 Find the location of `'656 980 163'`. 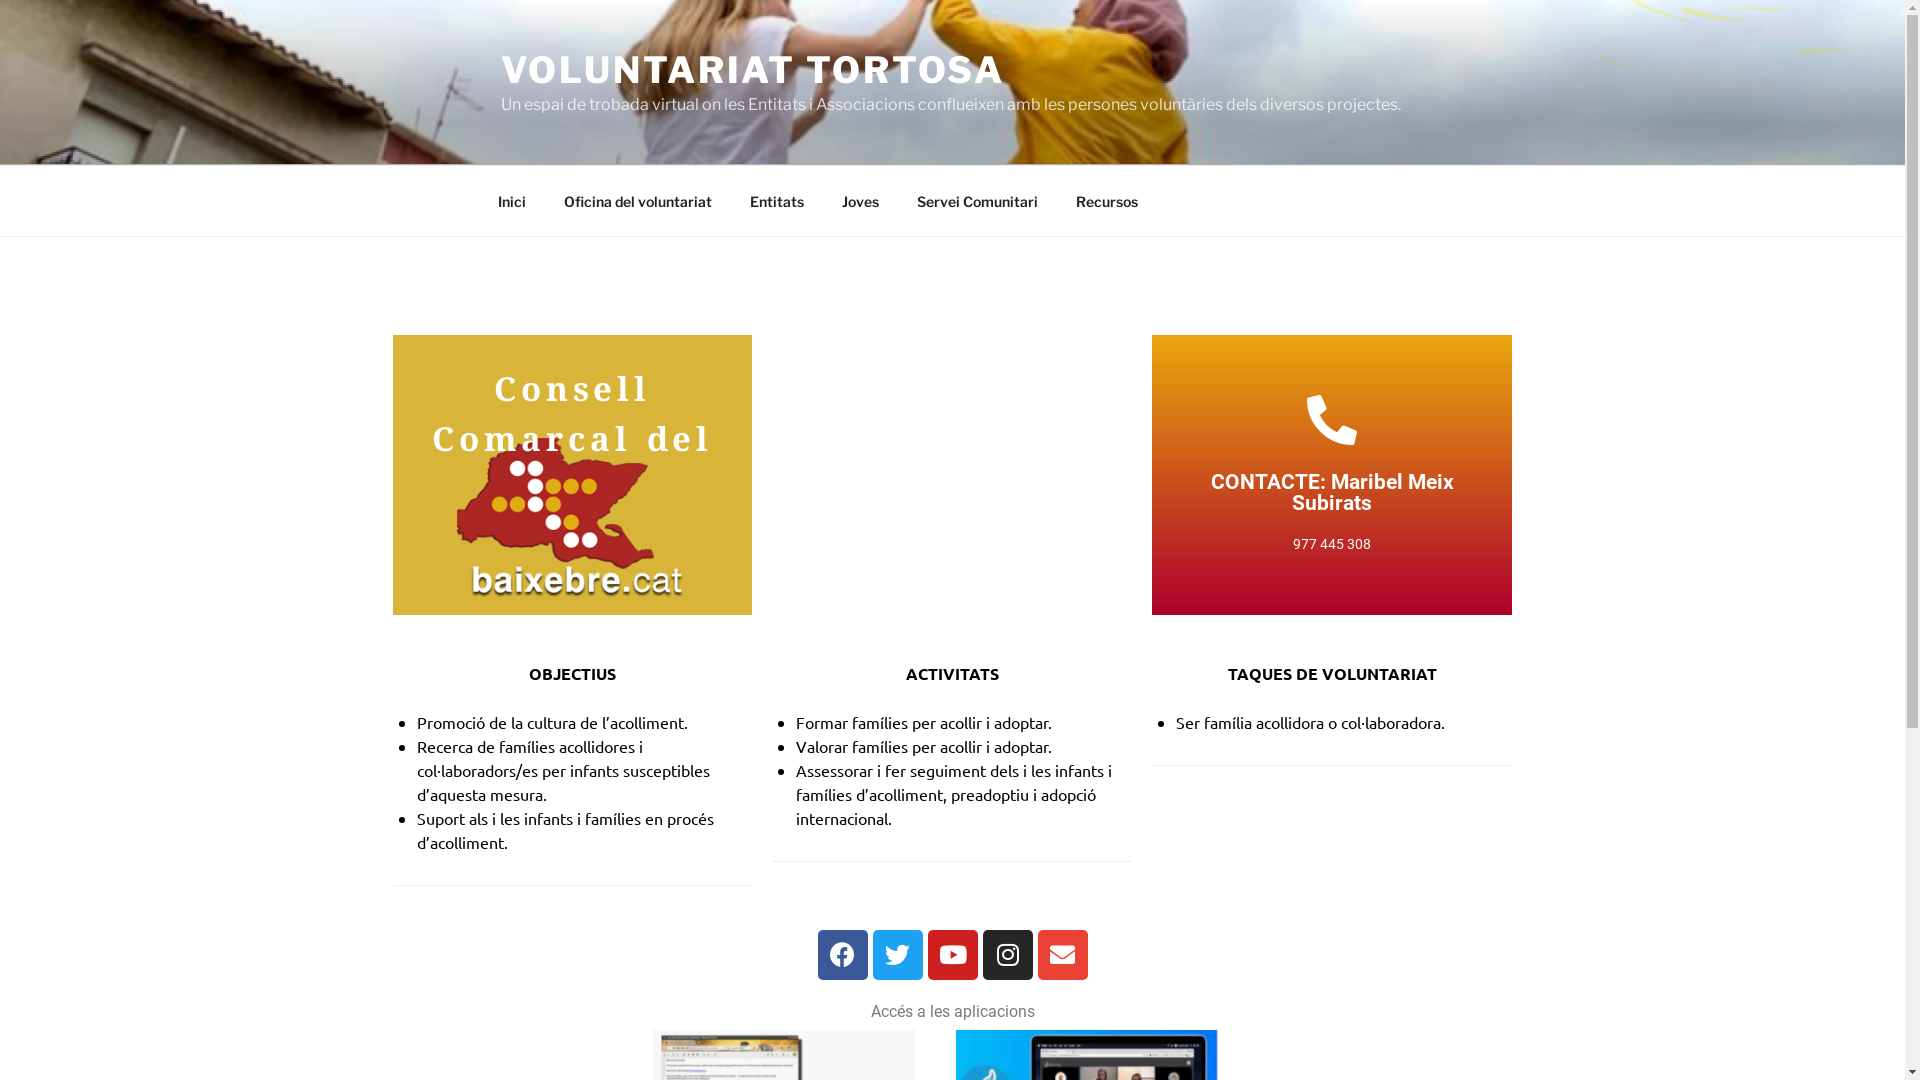

'656 980 163' is located at coordinates (1332, 454).